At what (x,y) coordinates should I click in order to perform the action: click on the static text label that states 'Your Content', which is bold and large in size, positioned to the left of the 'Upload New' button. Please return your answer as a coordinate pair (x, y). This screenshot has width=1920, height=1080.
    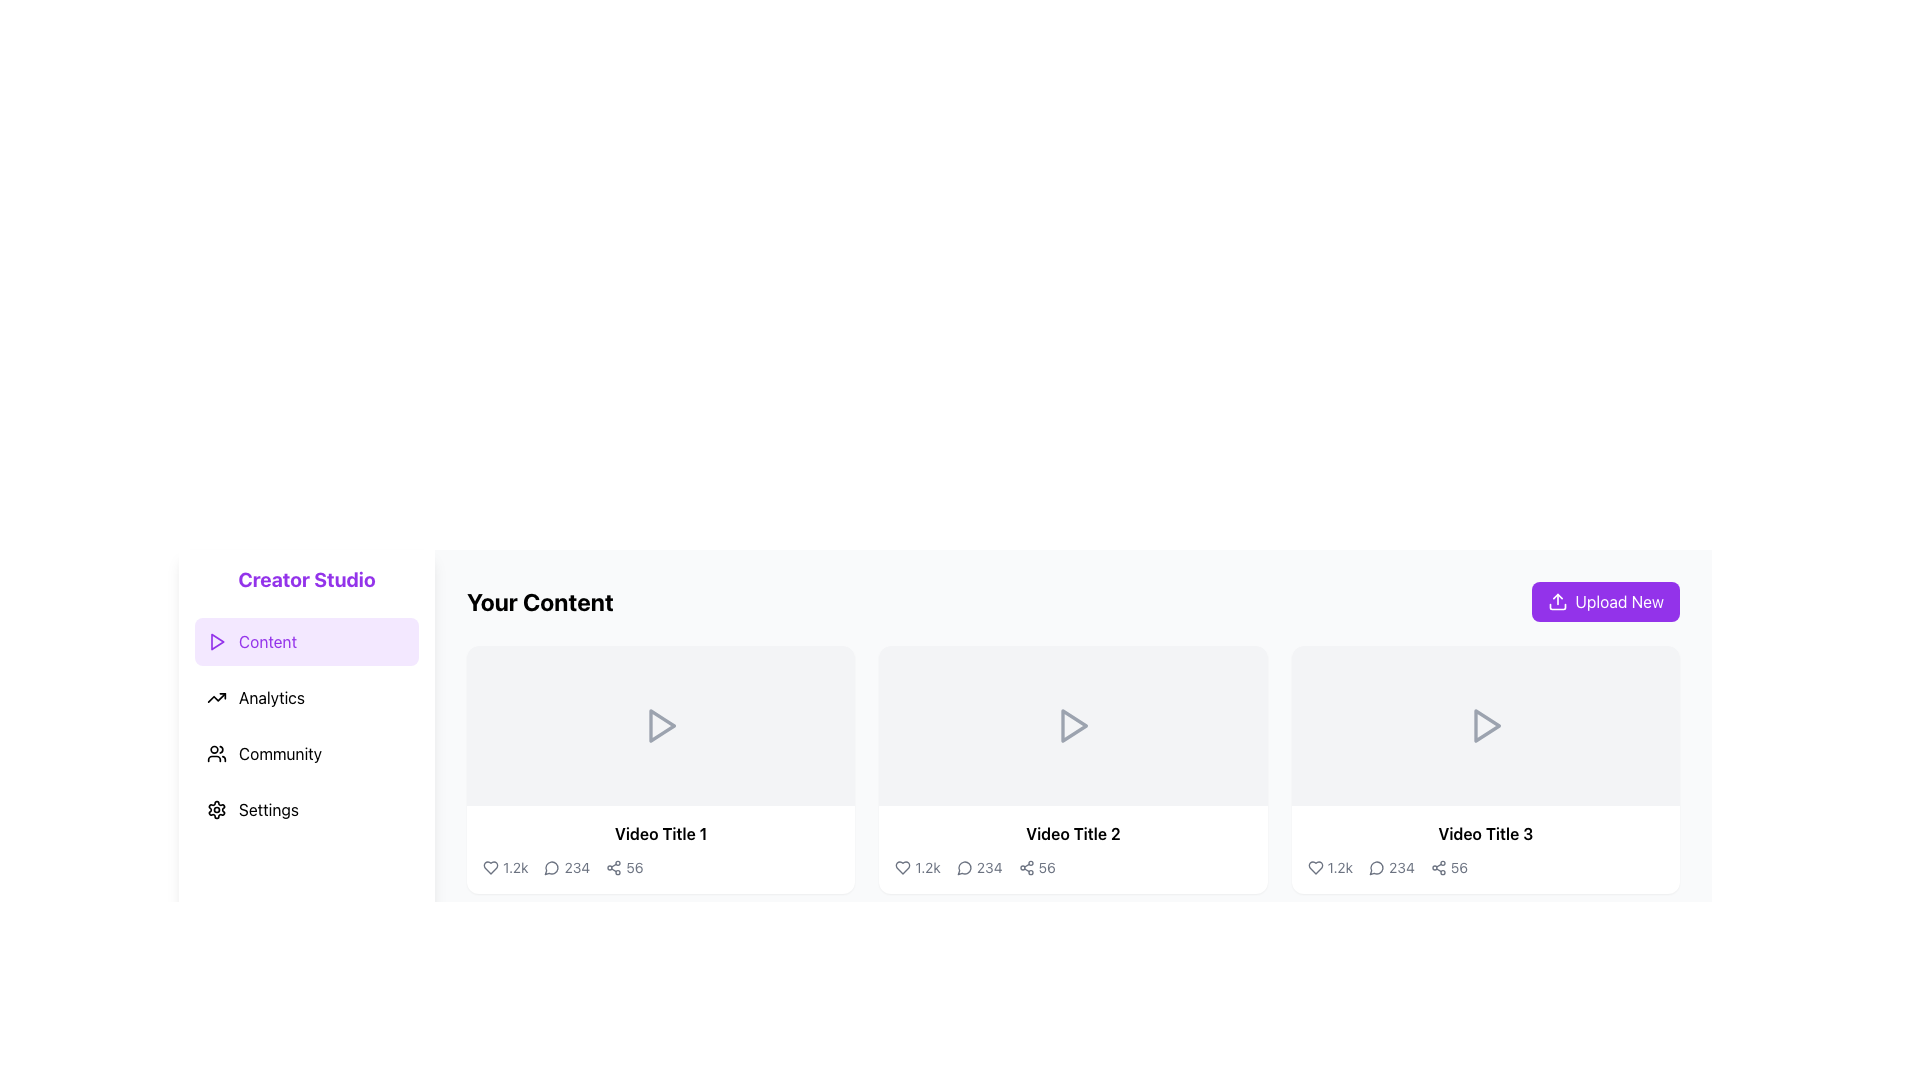
    Looking at the image, I should click on (540, 600).